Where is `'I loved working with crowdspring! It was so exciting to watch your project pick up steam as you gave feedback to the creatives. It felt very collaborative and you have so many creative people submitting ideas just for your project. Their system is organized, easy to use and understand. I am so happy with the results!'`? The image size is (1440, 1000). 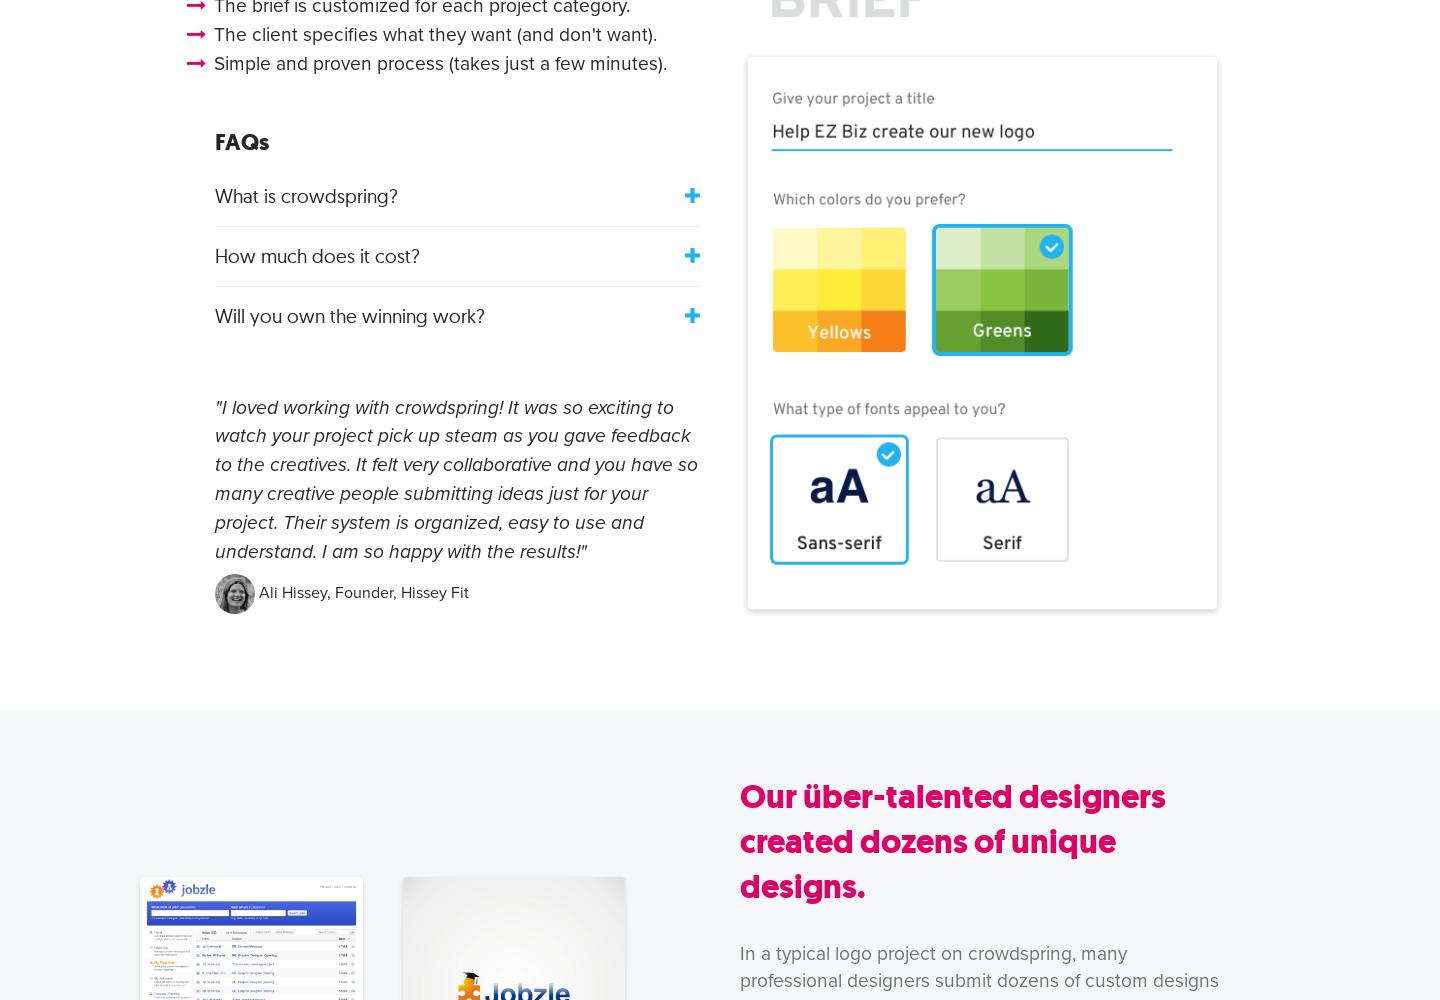
'I loved working with crowdspring! It was so exciting to watch your project pick up steam as you gave feedback to the creatives. It felt very collaborative and you have so many creative people submitting ideas just for your project. Their system is organized, easy to use and understand. I am so happy with the results!' is located at coordinates (456, 477).